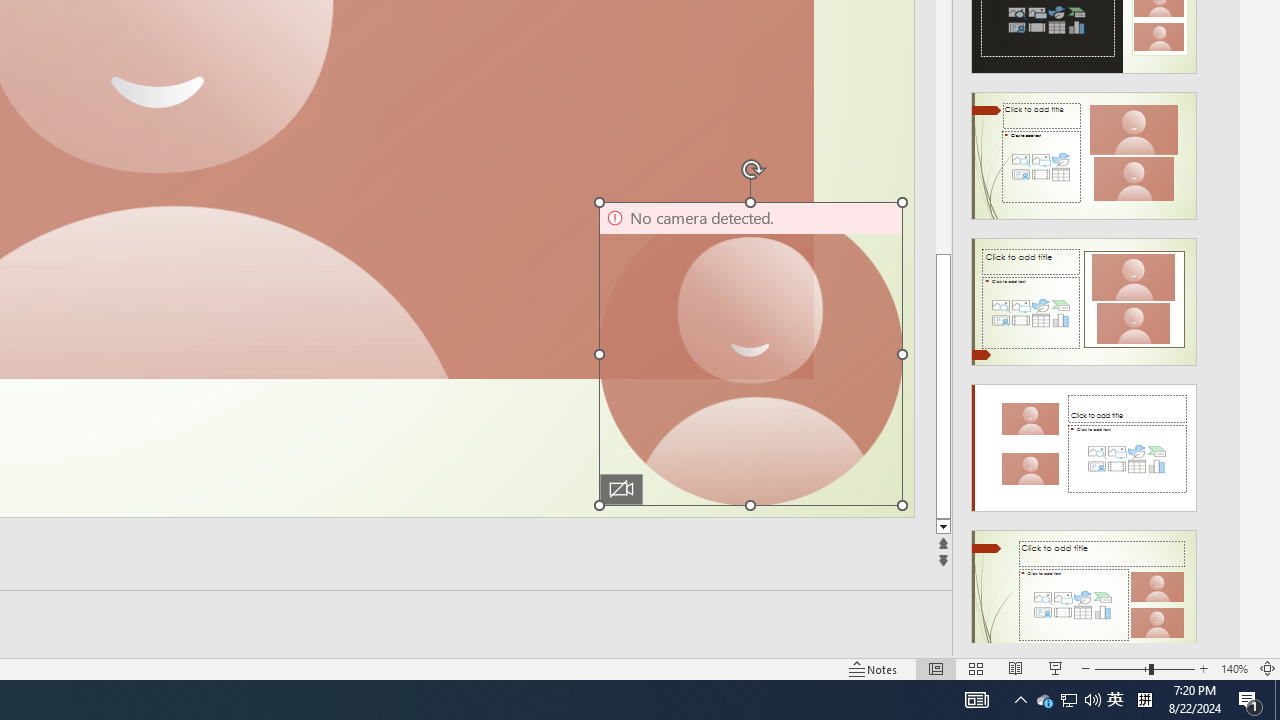 This screenshot has width=1280, height=720. What do you see at coordinates (1121, 669) in the screenshot?
I see `'Zoom Out'` at bounding box center [1121, 669].